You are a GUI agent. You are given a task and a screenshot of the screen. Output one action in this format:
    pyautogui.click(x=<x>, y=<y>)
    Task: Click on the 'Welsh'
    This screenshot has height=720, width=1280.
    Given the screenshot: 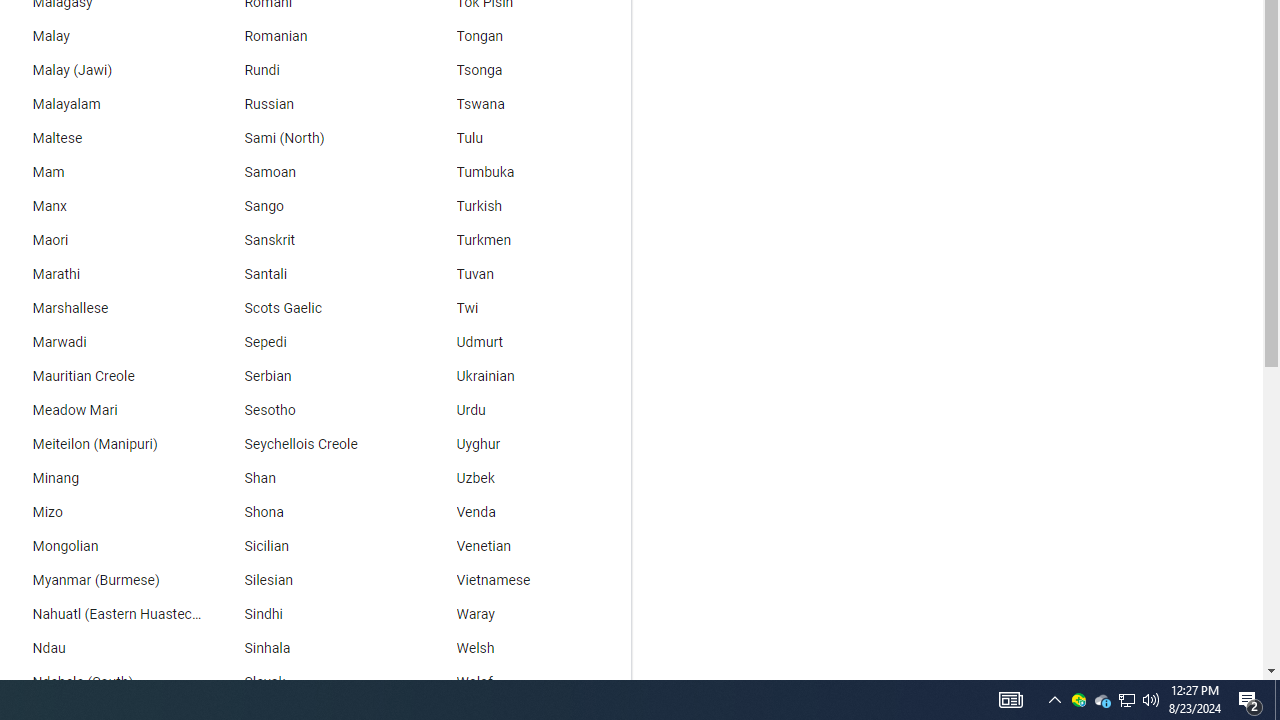 What is the action you would take?
    pyautogui.click(x=525, y=649)
    